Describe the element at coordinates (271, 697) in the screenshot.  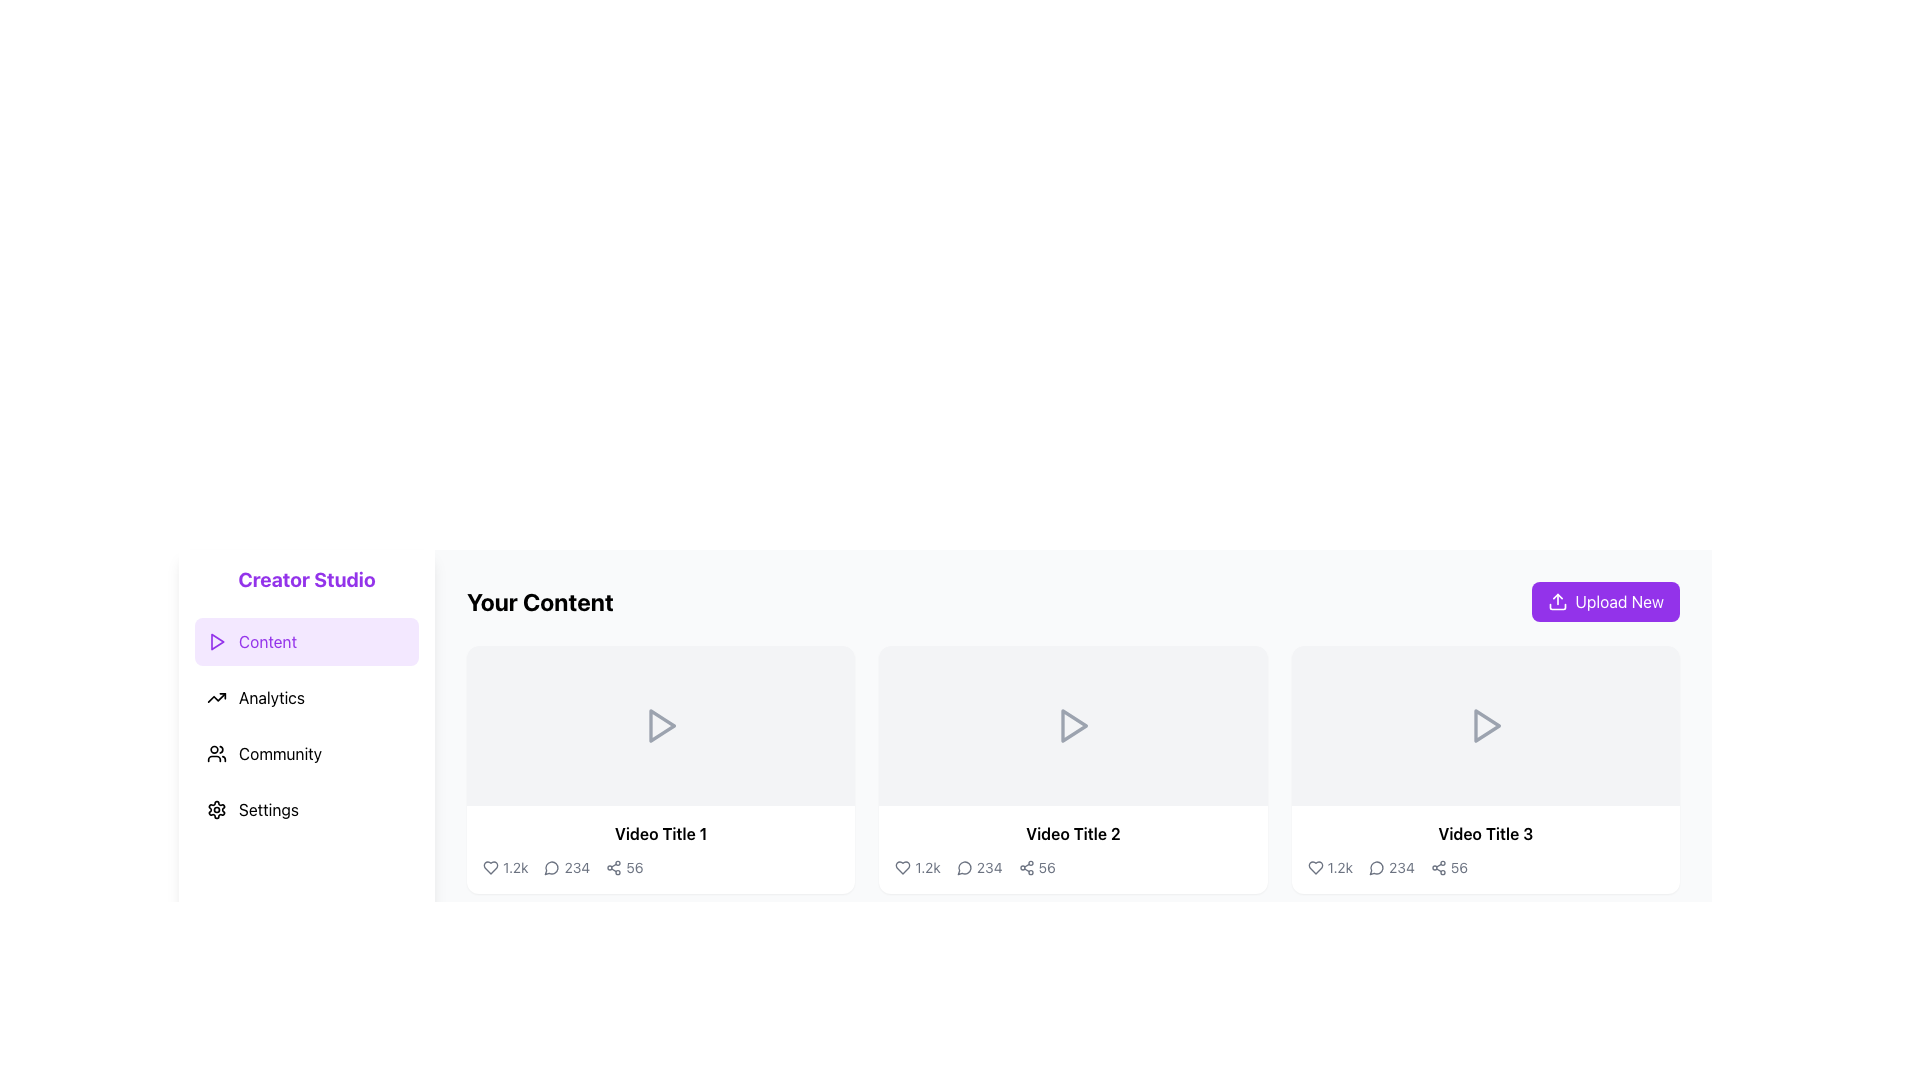
I see `the 'Analytics' text link` at that location.